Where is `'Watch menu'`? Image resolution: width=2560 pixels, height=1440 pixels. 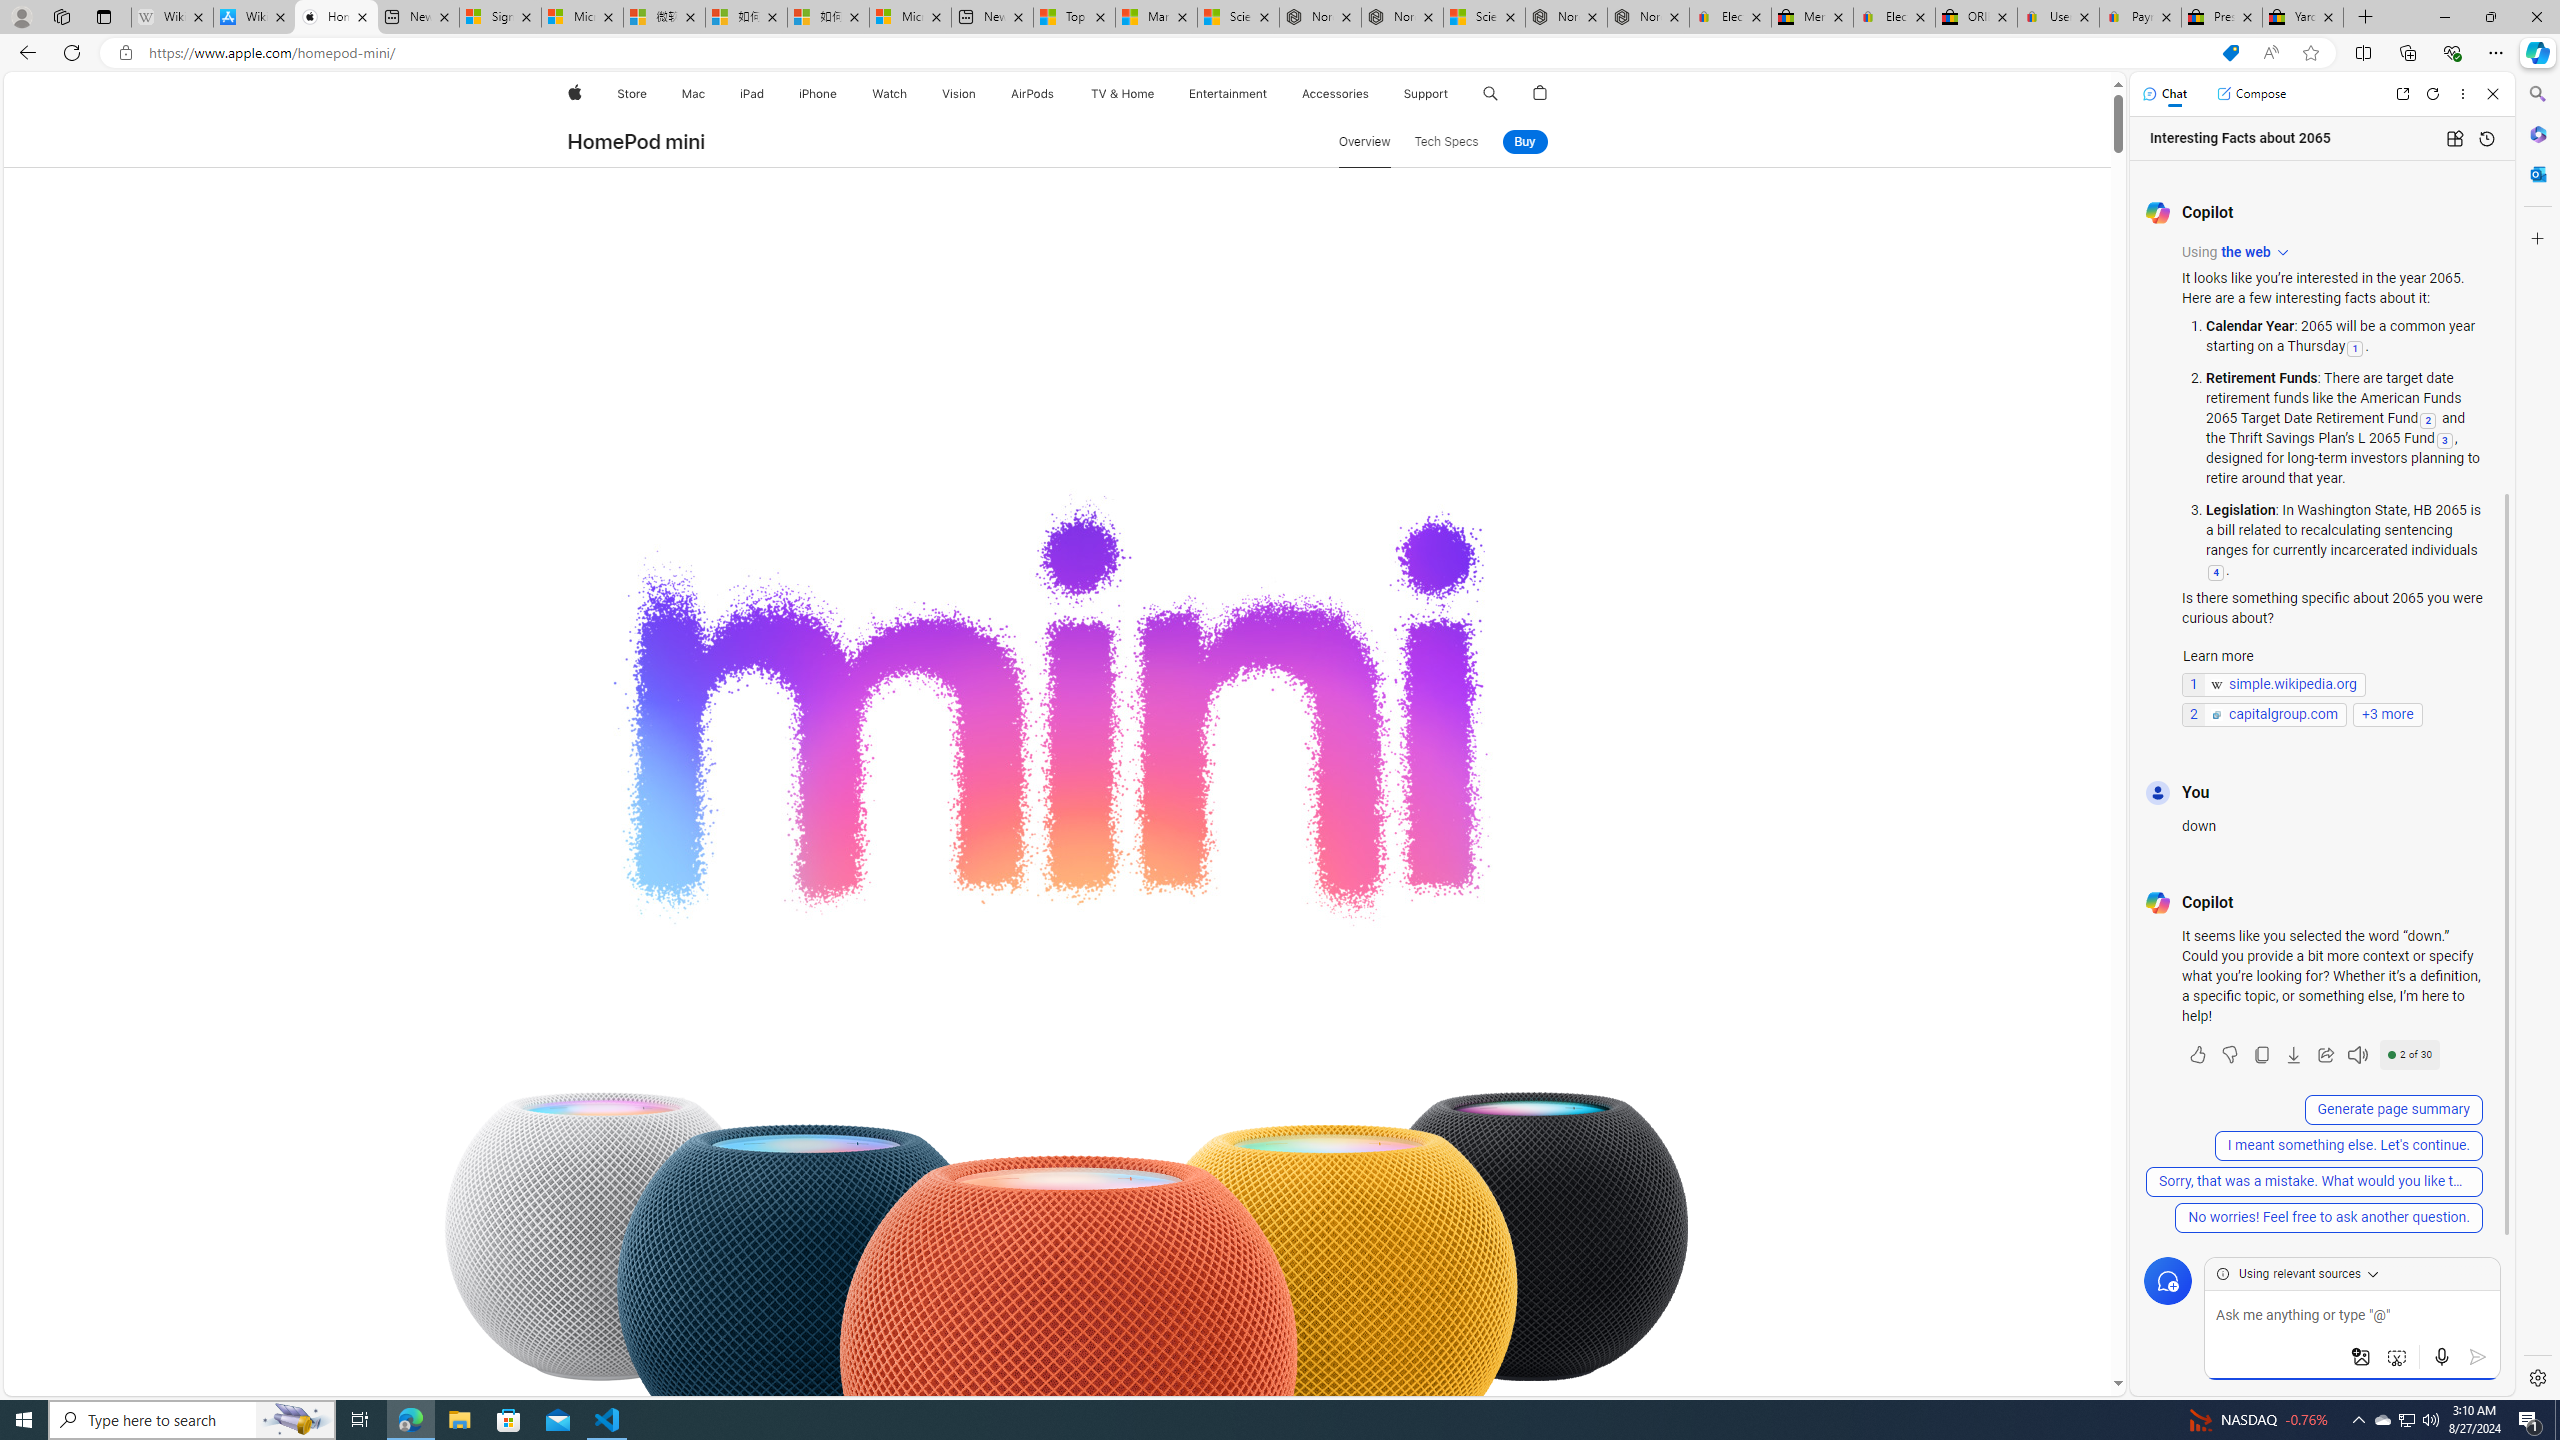 'Watch menu' is located at coordinates (912, 93).